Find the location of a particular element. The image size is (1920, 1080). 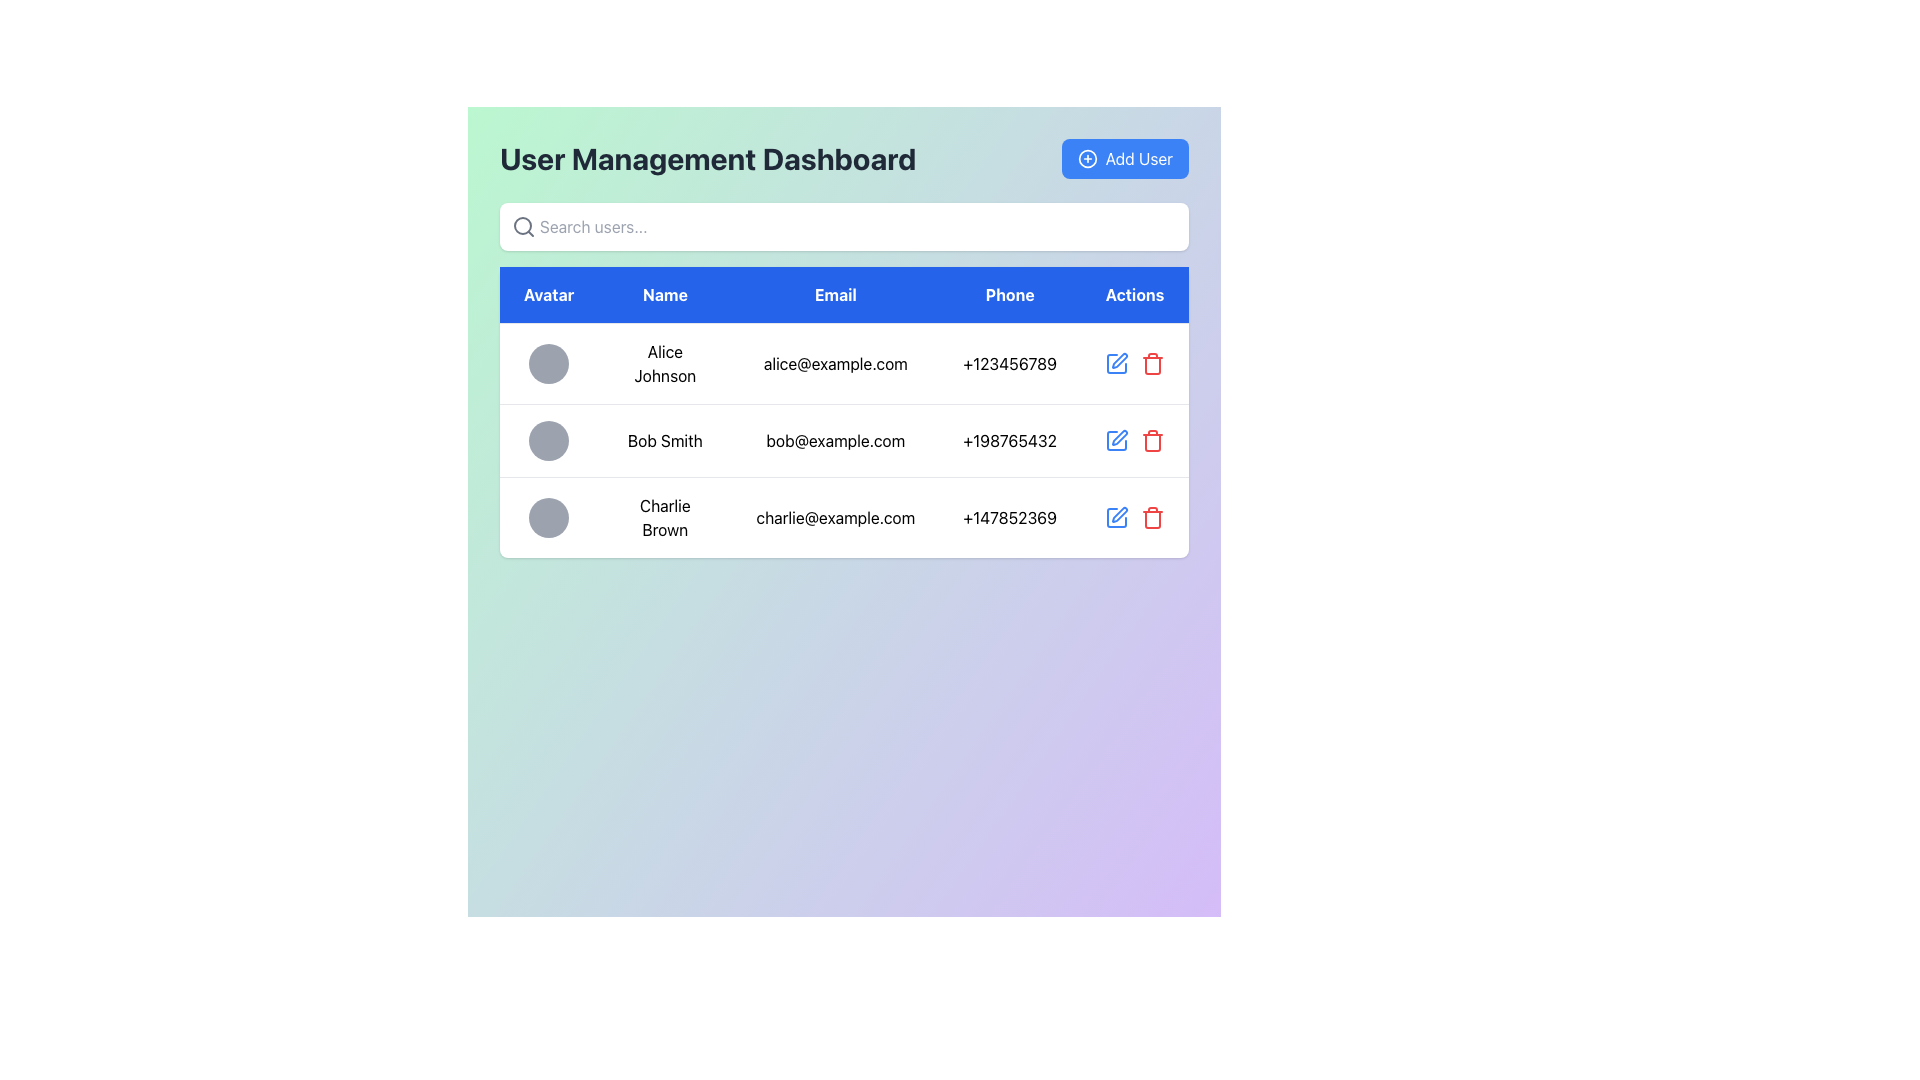

the column header indicating the 'Actions' for each row in the user management table, located at the rightmost end of the header row is located at coordinates (1134, 294).